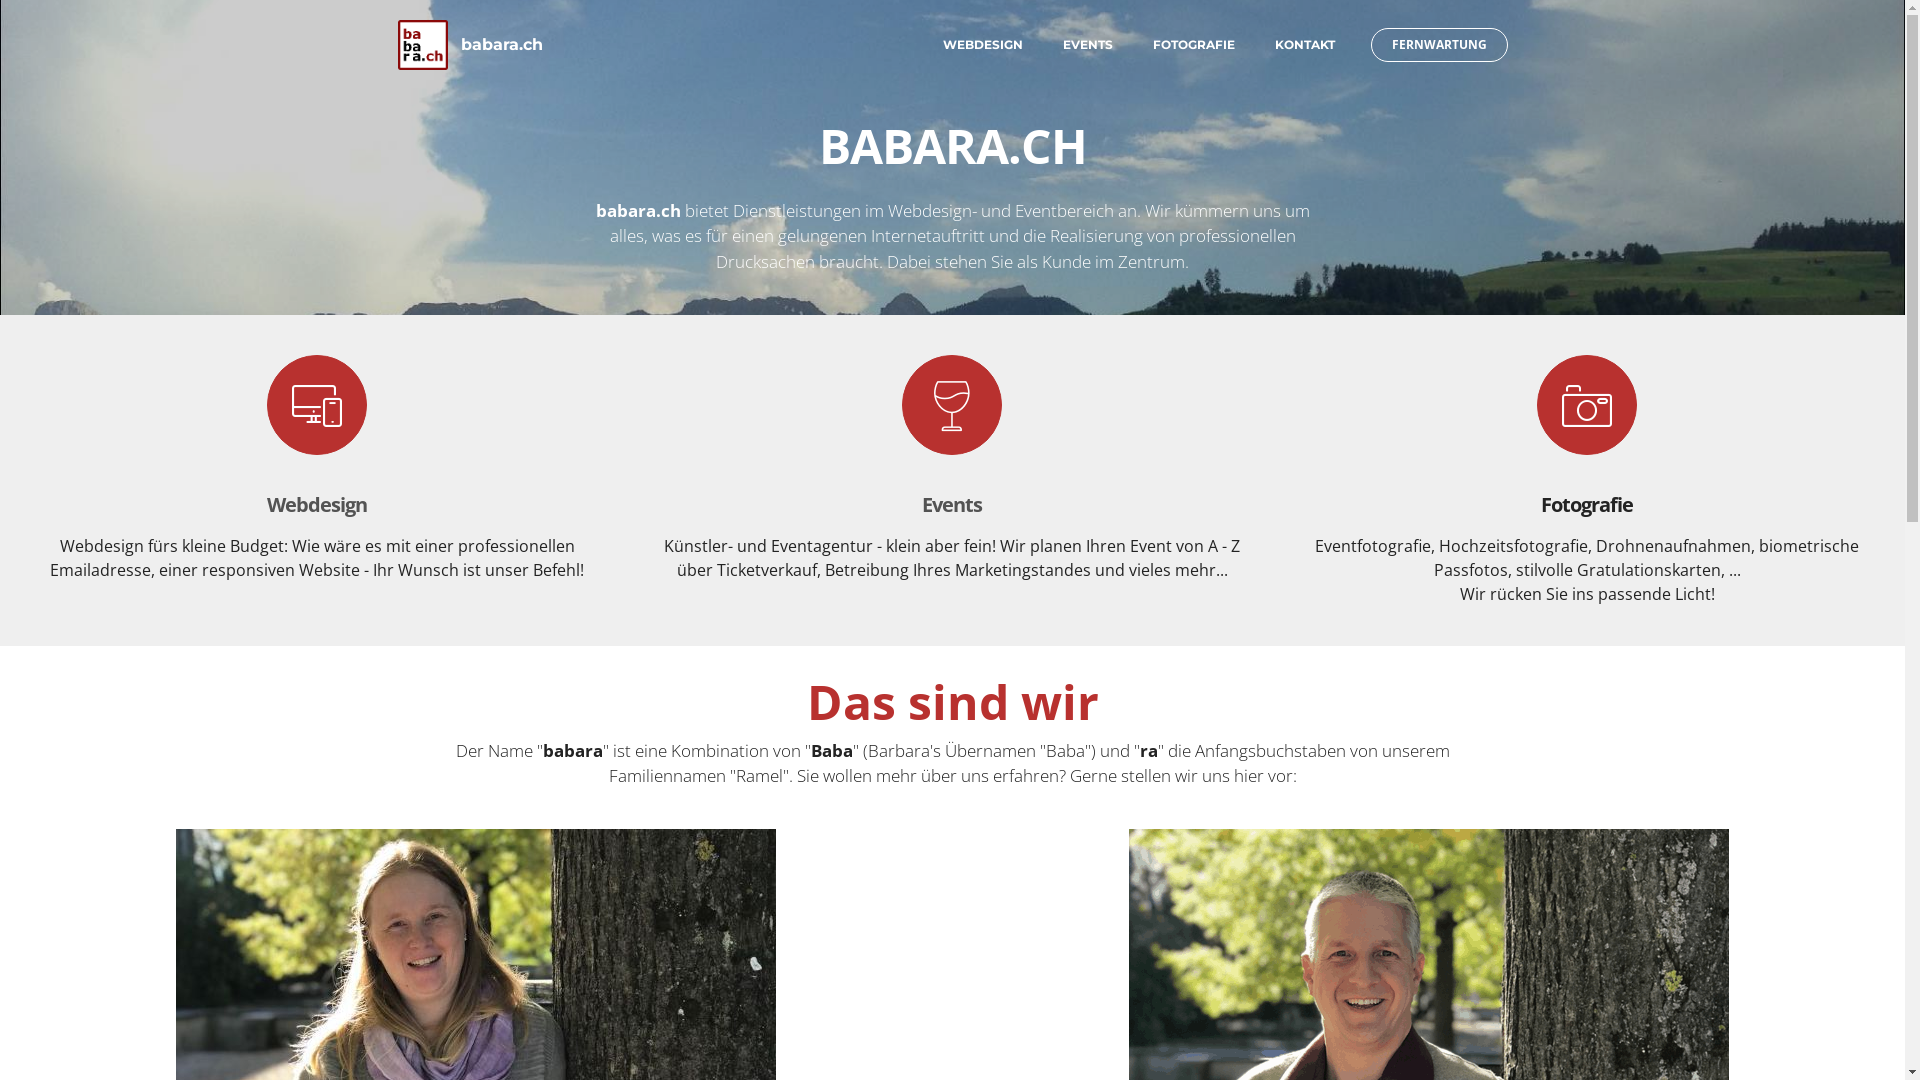 The width and height of the screenshot is (1920, 1080). What do you see at coordinates (982, 45) in the screenshot?
I see `'WEBDESIGN'` at bounding box center [982, 45].